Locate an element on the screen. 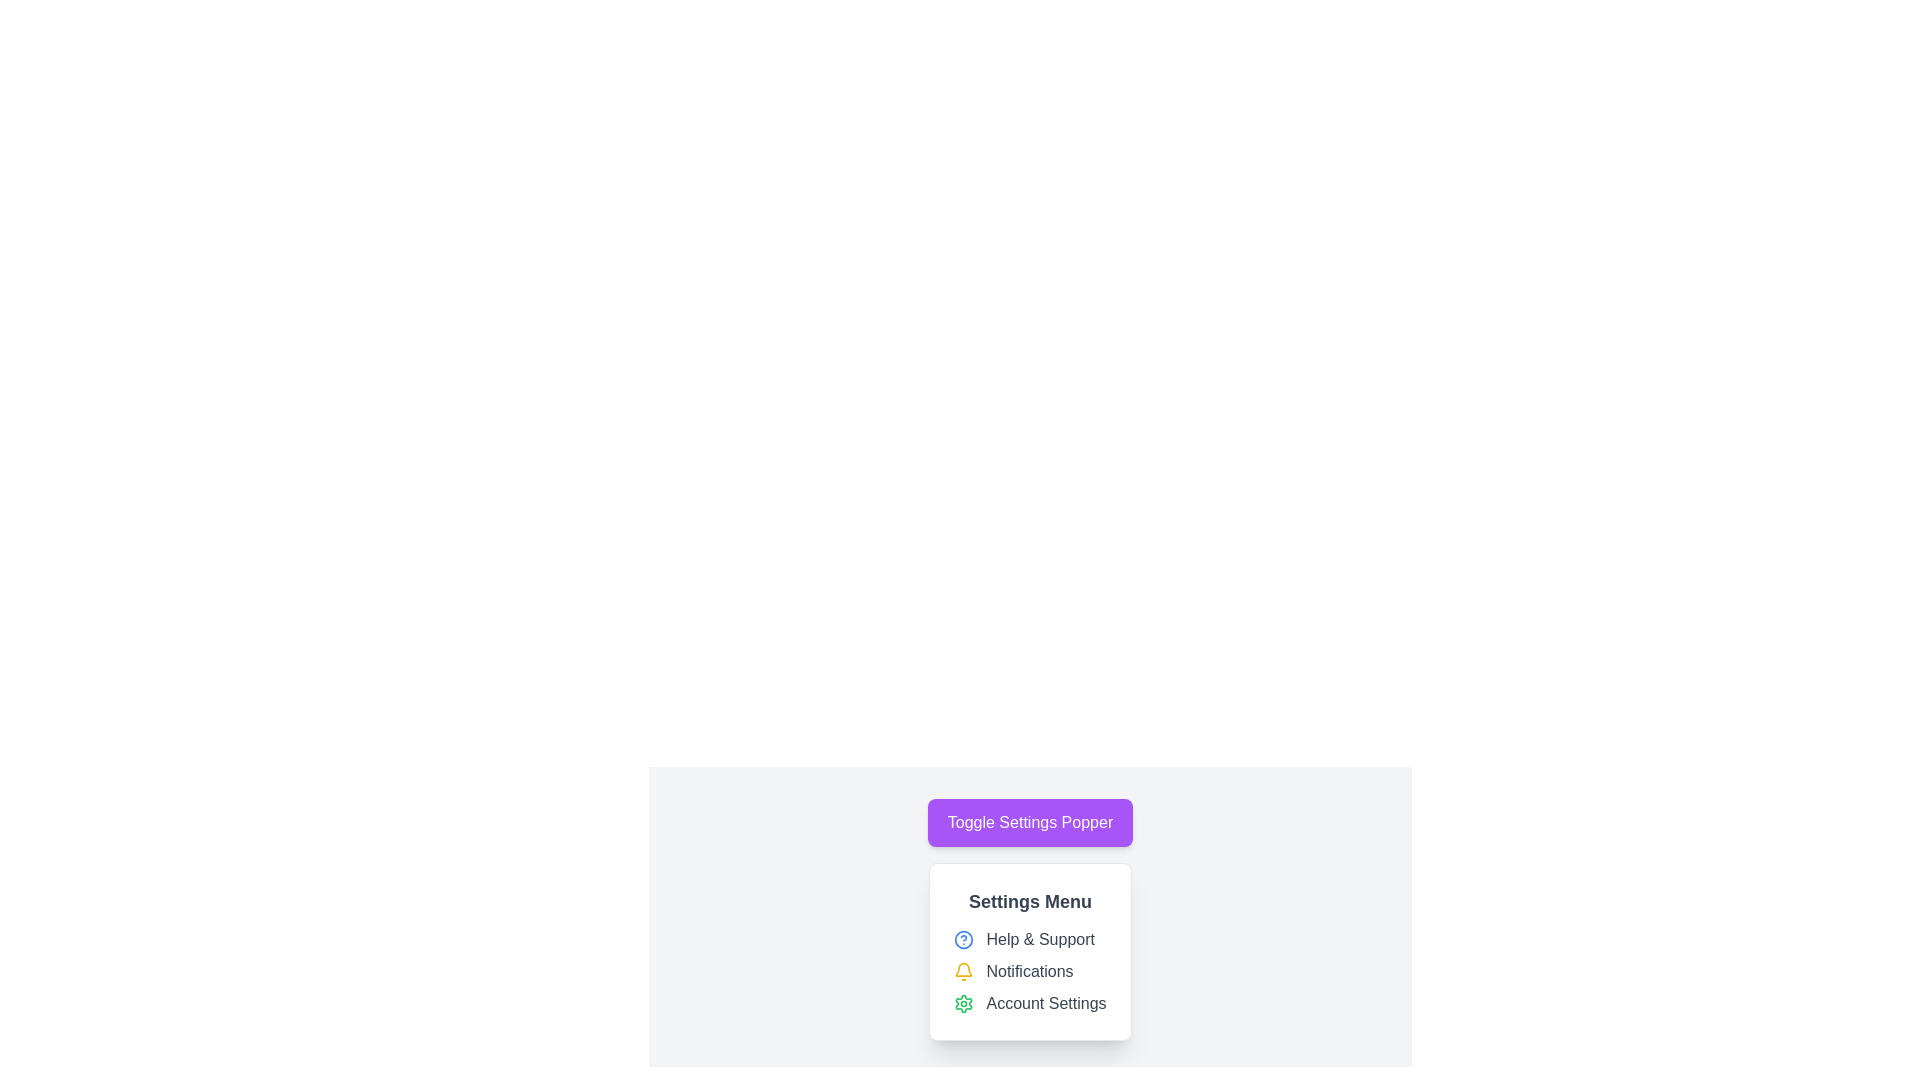 This screenshot has width=1920, height=1080. the static text label displaying 'Notifications' in dark gray, located underneath 'Settings Menu' within a minimalistic user interface is located at coordinates (1030, 971).